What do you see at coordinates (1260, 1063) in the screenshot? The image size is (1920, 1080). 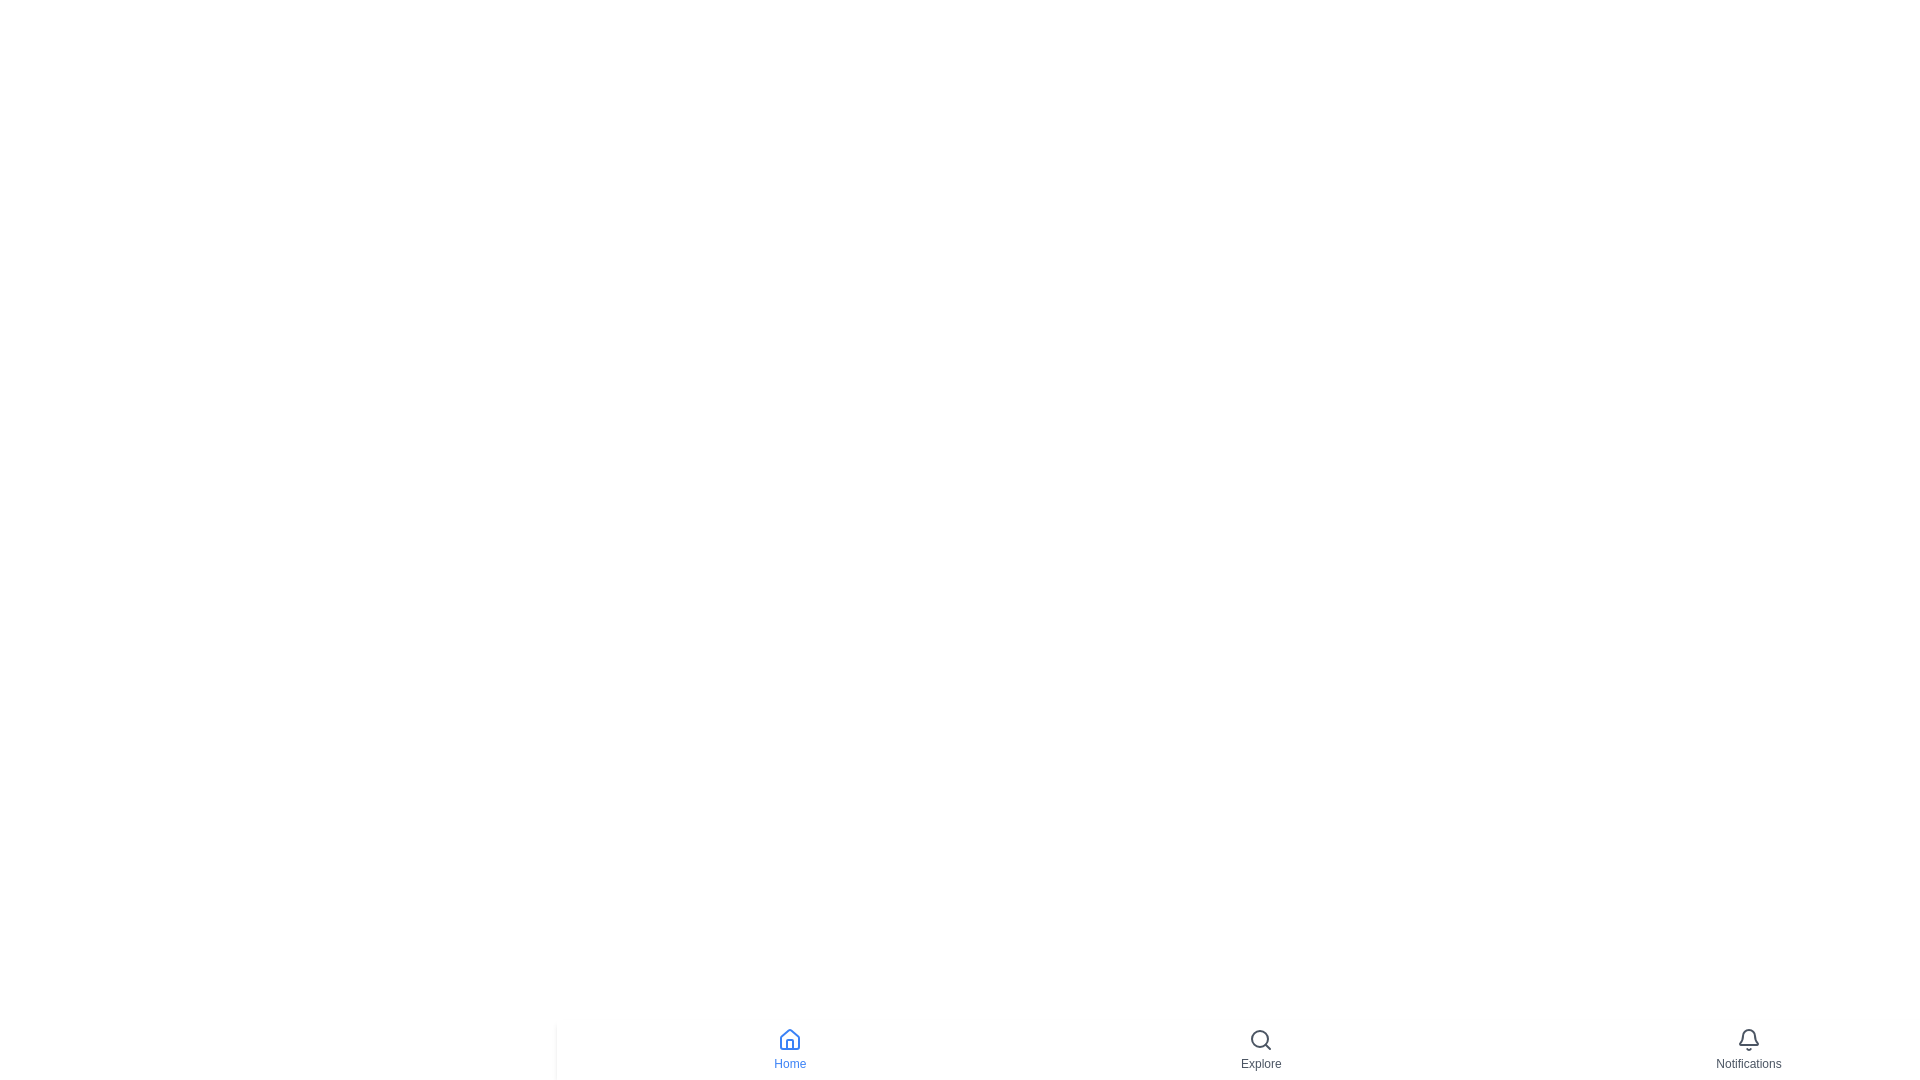 I see `the 'Explore' text label element, which is styled with small gray text and positioned below a magnifying glass icon in the navigation section` at bounding box center [1260, 1063].